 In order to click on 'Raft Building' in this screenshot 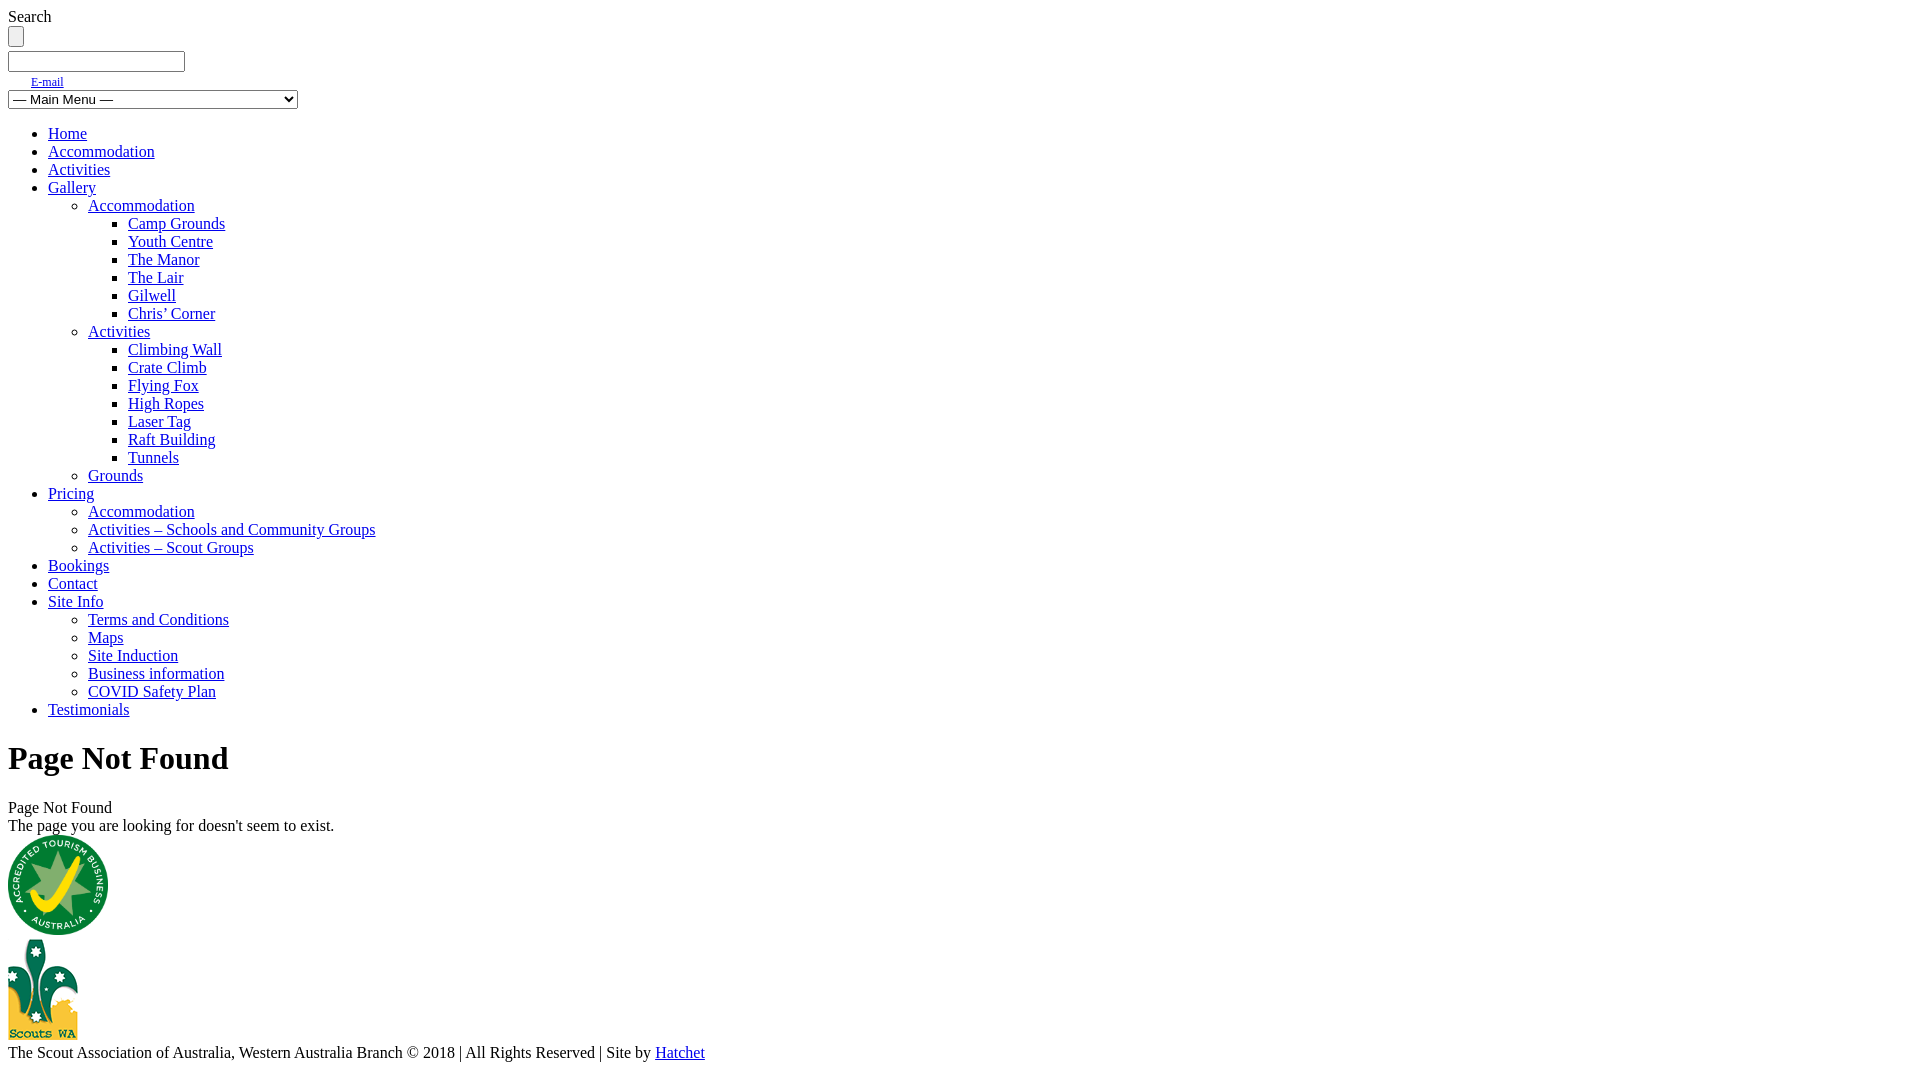, I will do `click(172, 438)`.